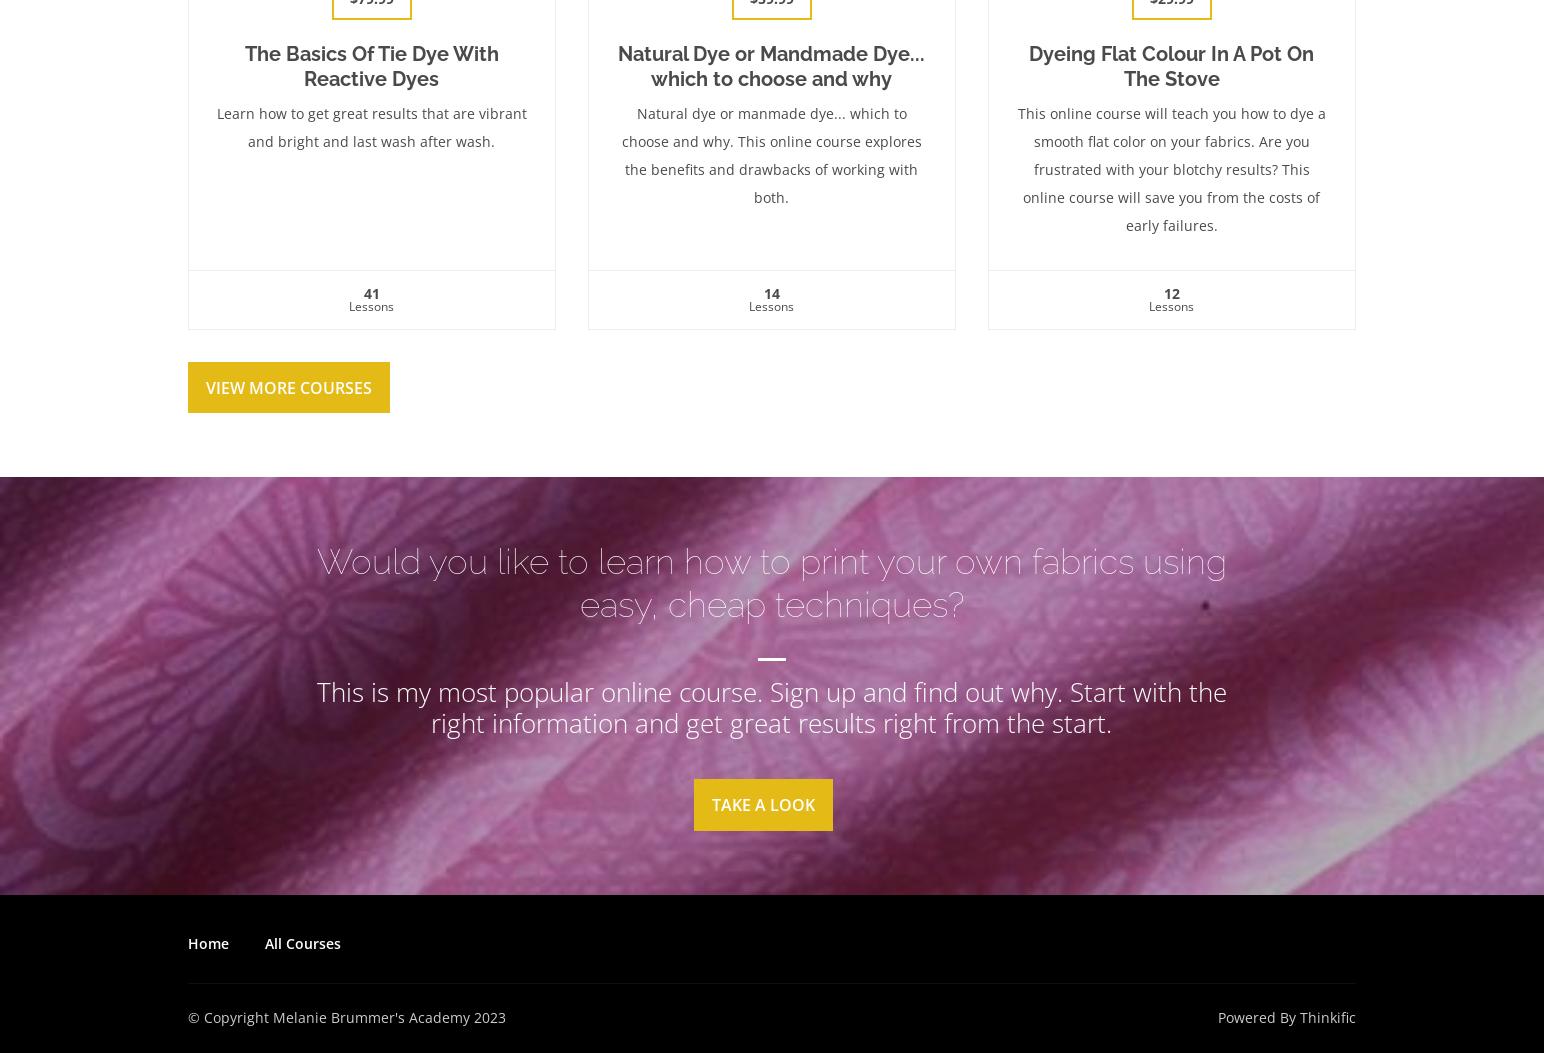  I want to click on 'This online course will teach you how to dye a smooth flat color on your fabrics. Are you frustrated with your blotchy results? This online course will save you from the costs of early failures.', so click(1169, 167).